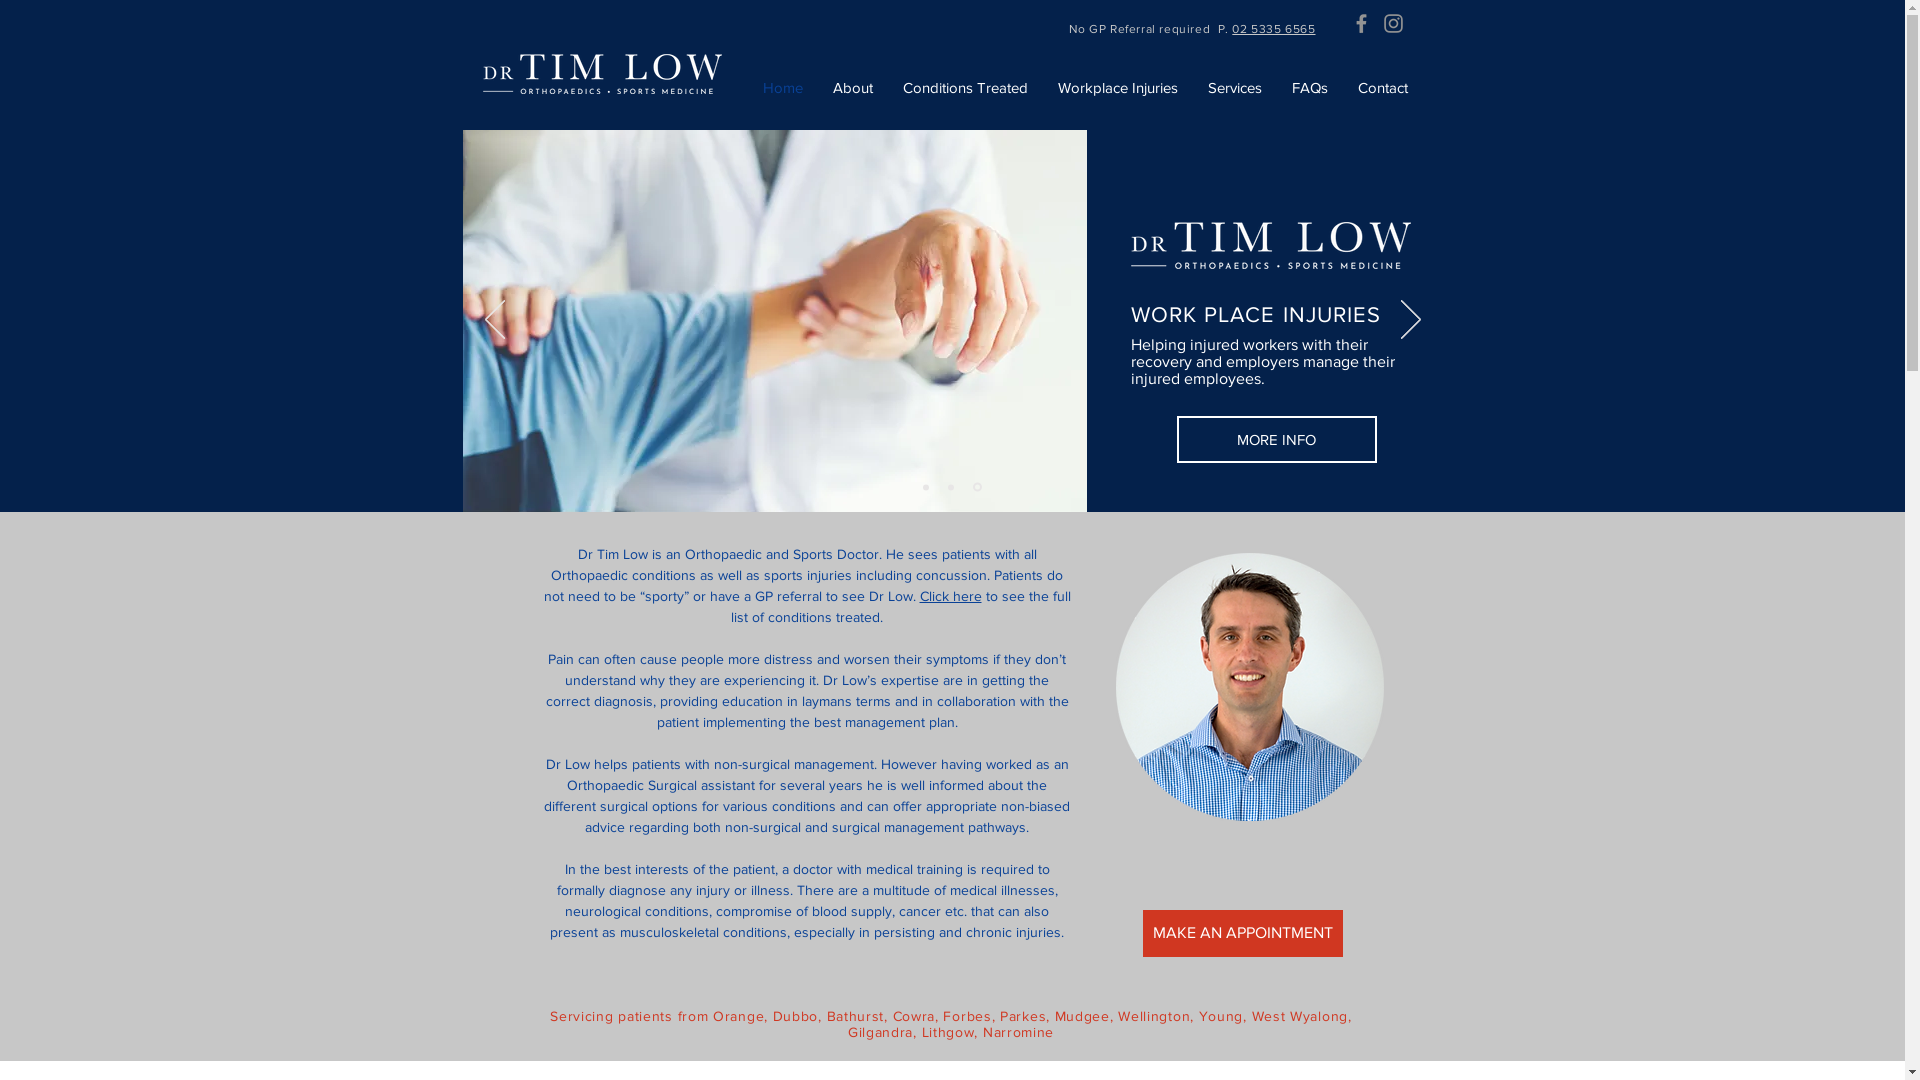  Describe the element at coordinates (1231, 29) in the screenshot. I see `'02 5335 6565'` at that location.